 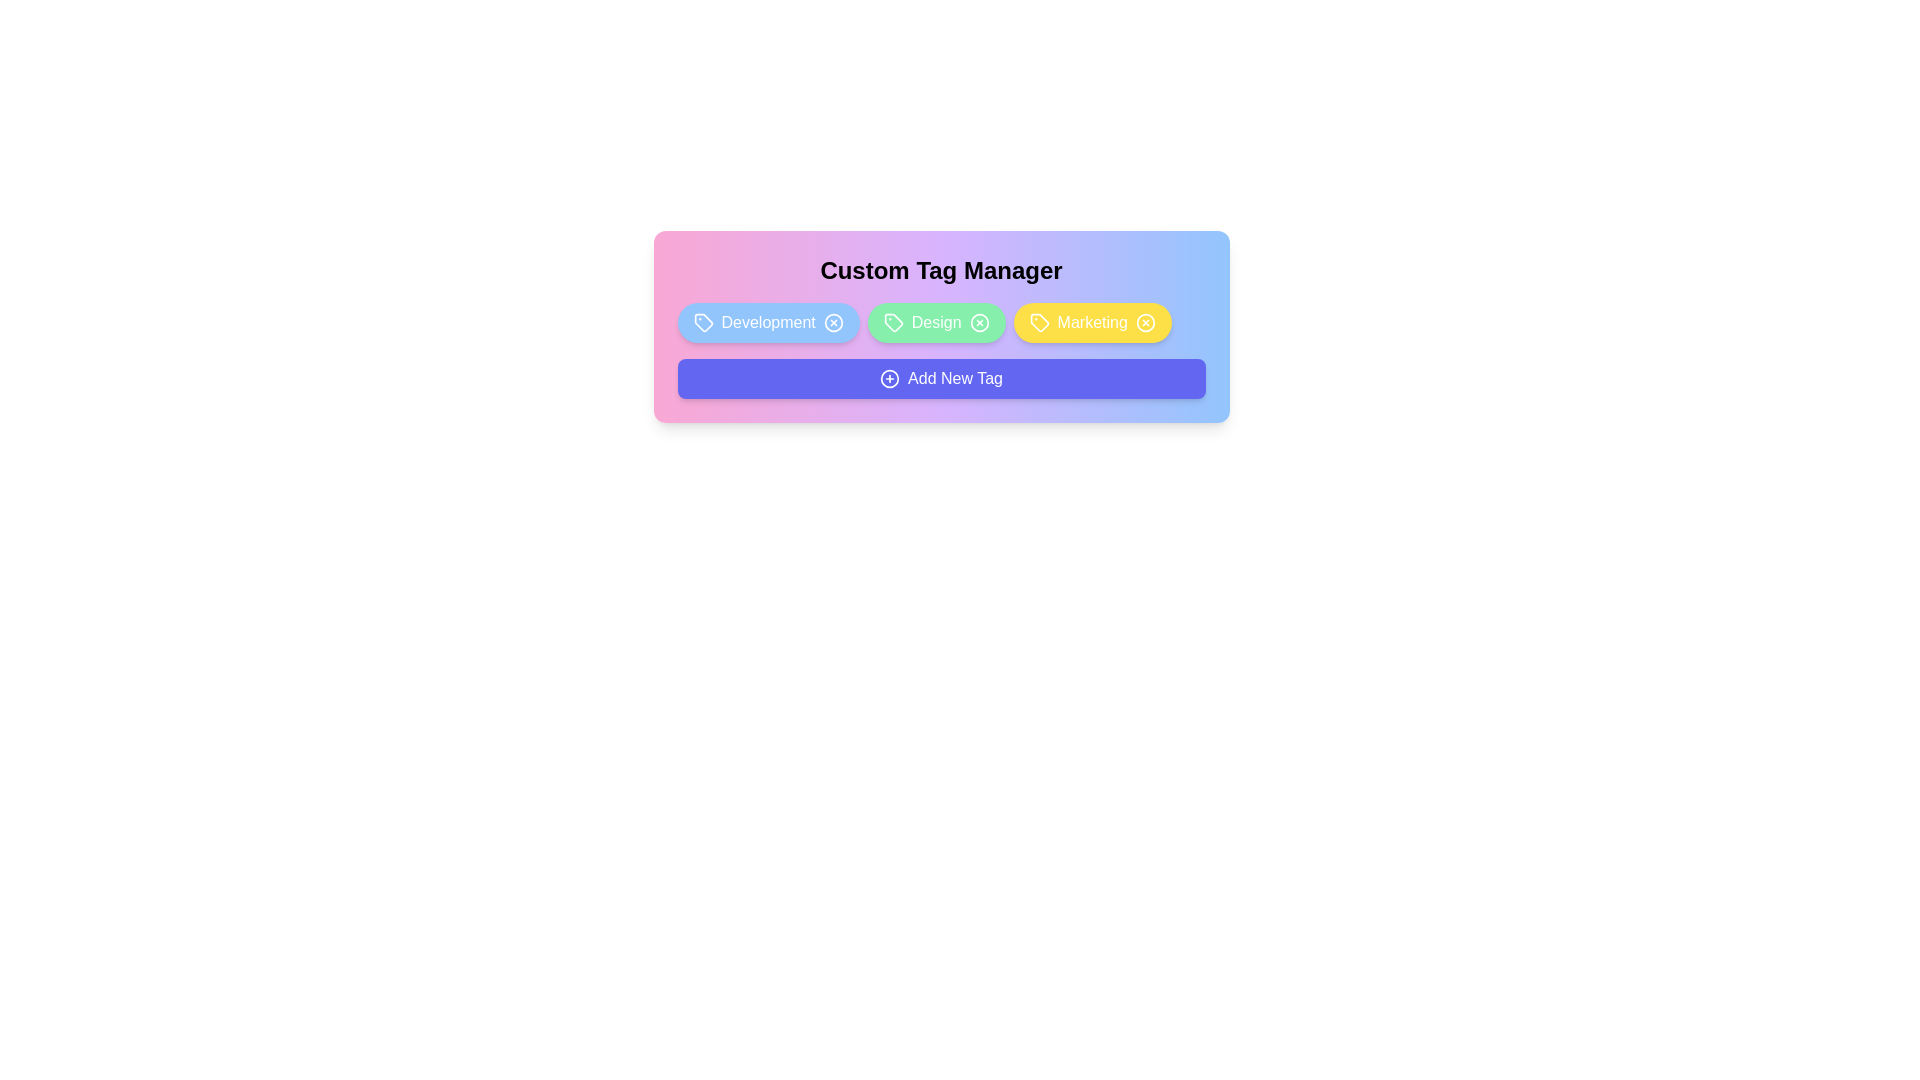 I want to click on the 'Add New Tag' button to add a new tag, so click(x=940, y=378).